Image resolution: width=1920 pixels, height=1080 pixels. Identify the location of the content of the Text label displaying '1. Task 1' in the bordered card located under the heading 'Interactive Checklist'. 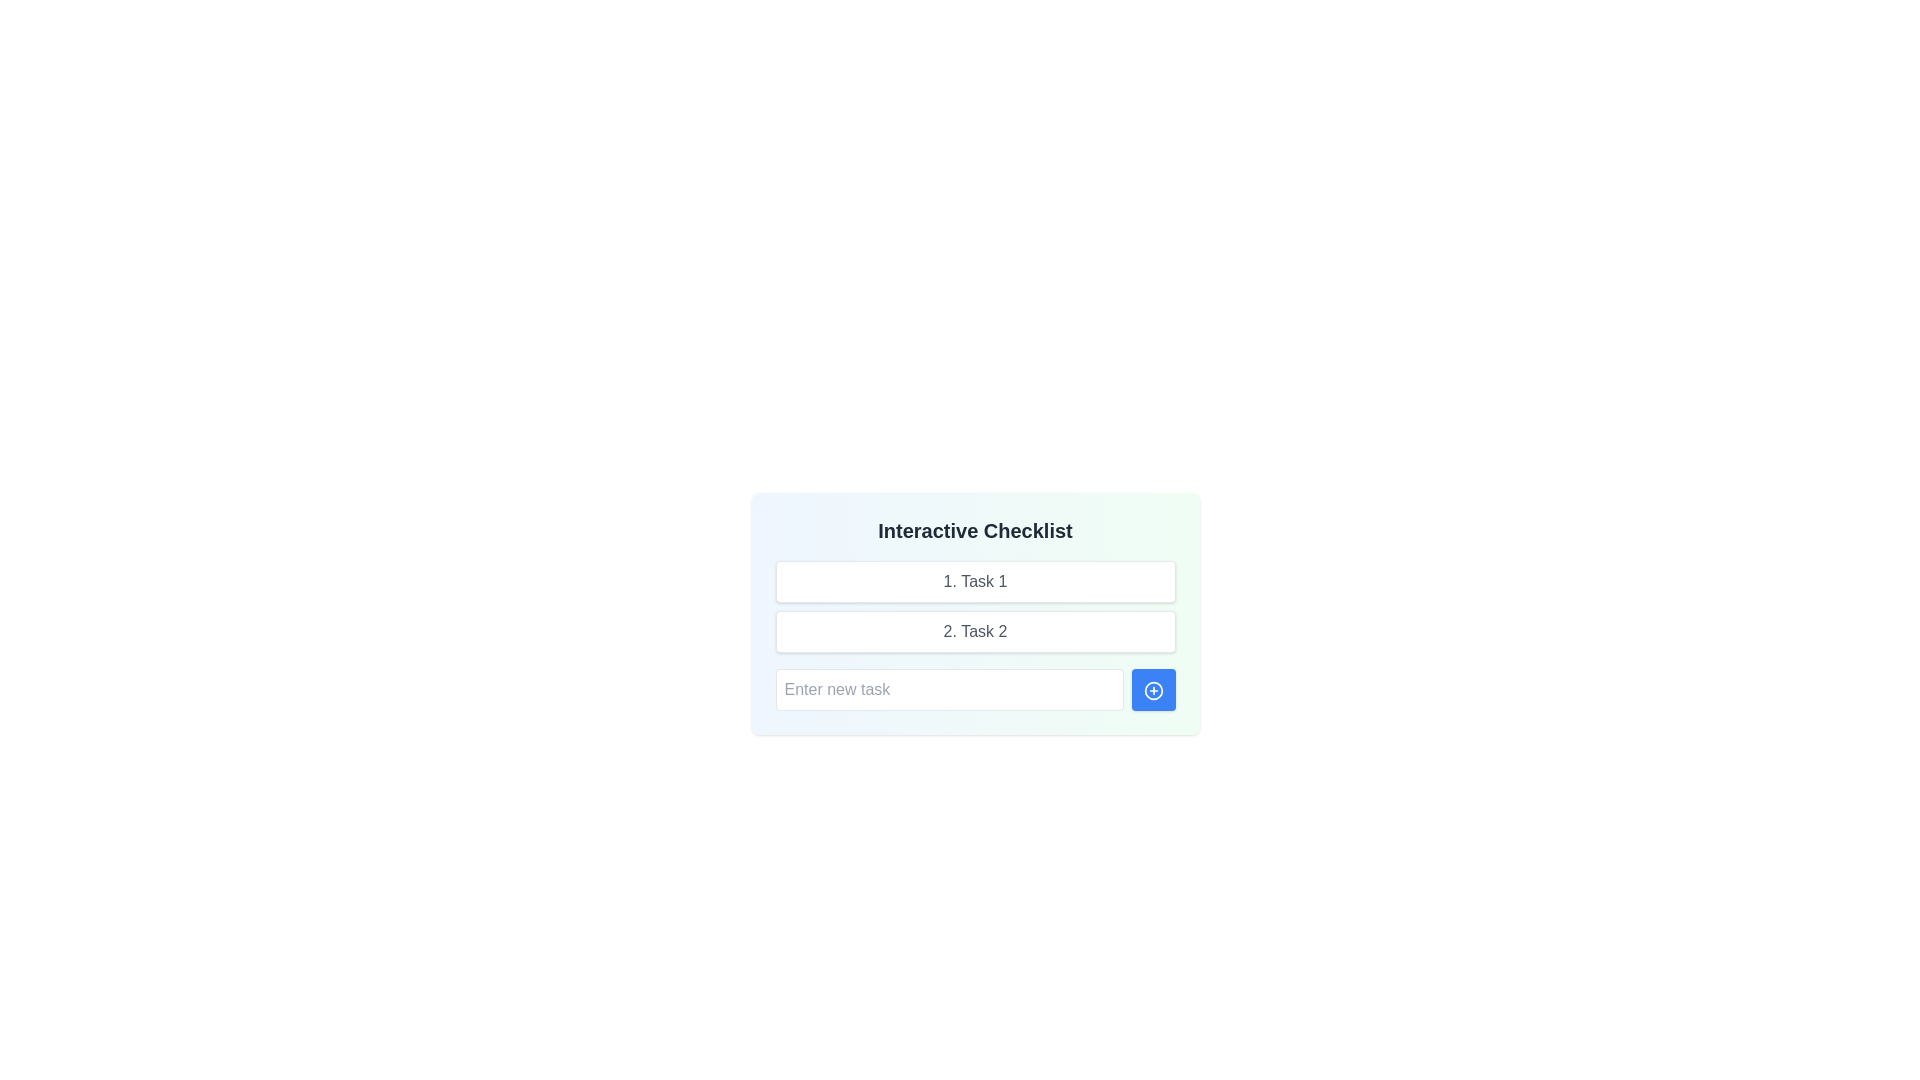
(975, 582).